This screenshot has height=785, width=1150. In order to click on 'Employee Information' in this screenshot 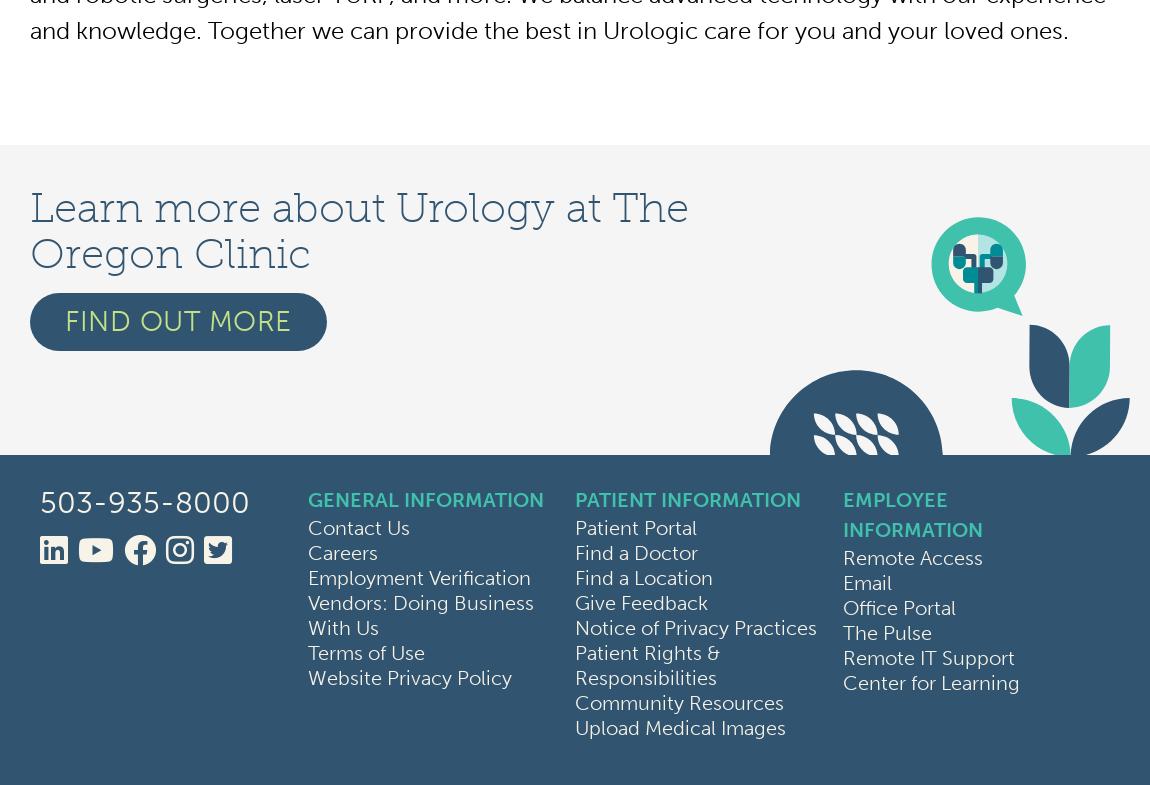, I will do `click(841, 515)`.